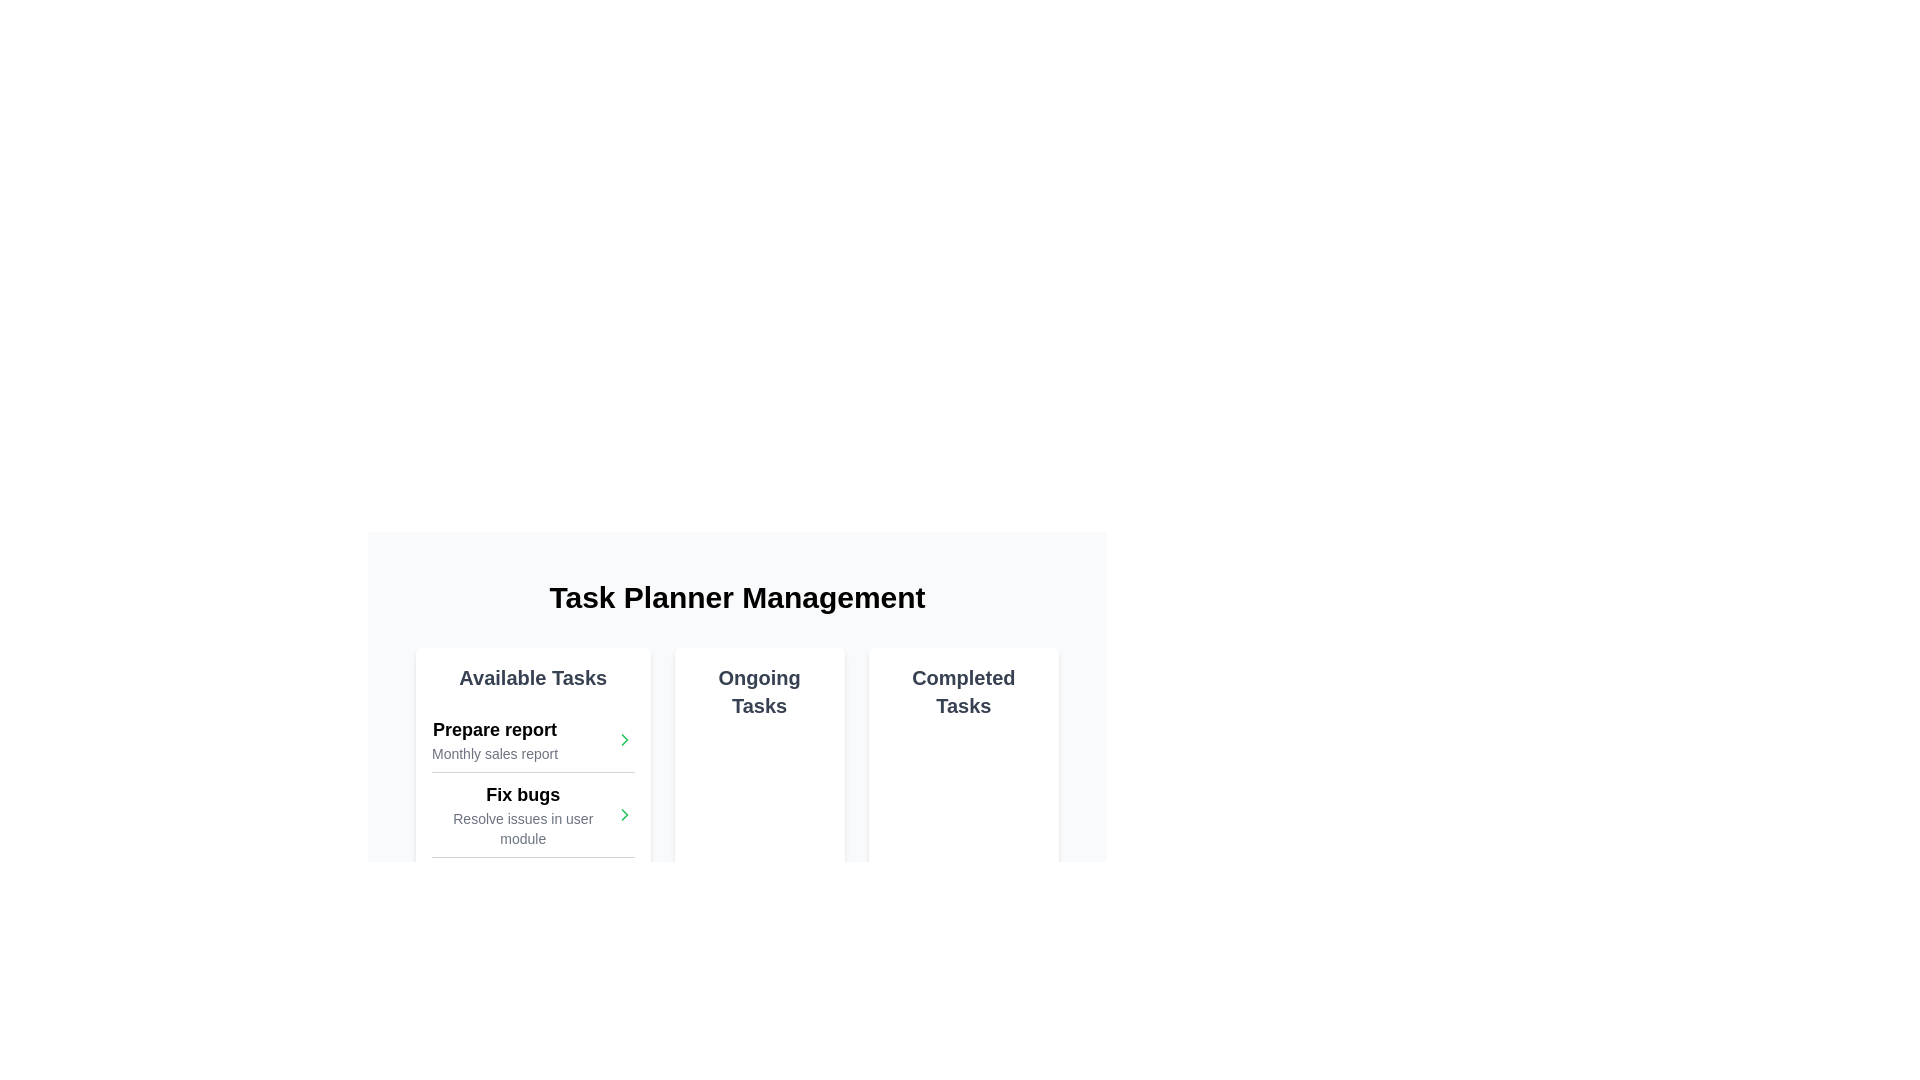 The image size is (1920, 1080). I want to click on the 'Prepare report' textual element in the 'Available Tasks' section, which features a bold headline and a smaller subtext, positioned above the 'Fix bugs' task, so click(494, 740).